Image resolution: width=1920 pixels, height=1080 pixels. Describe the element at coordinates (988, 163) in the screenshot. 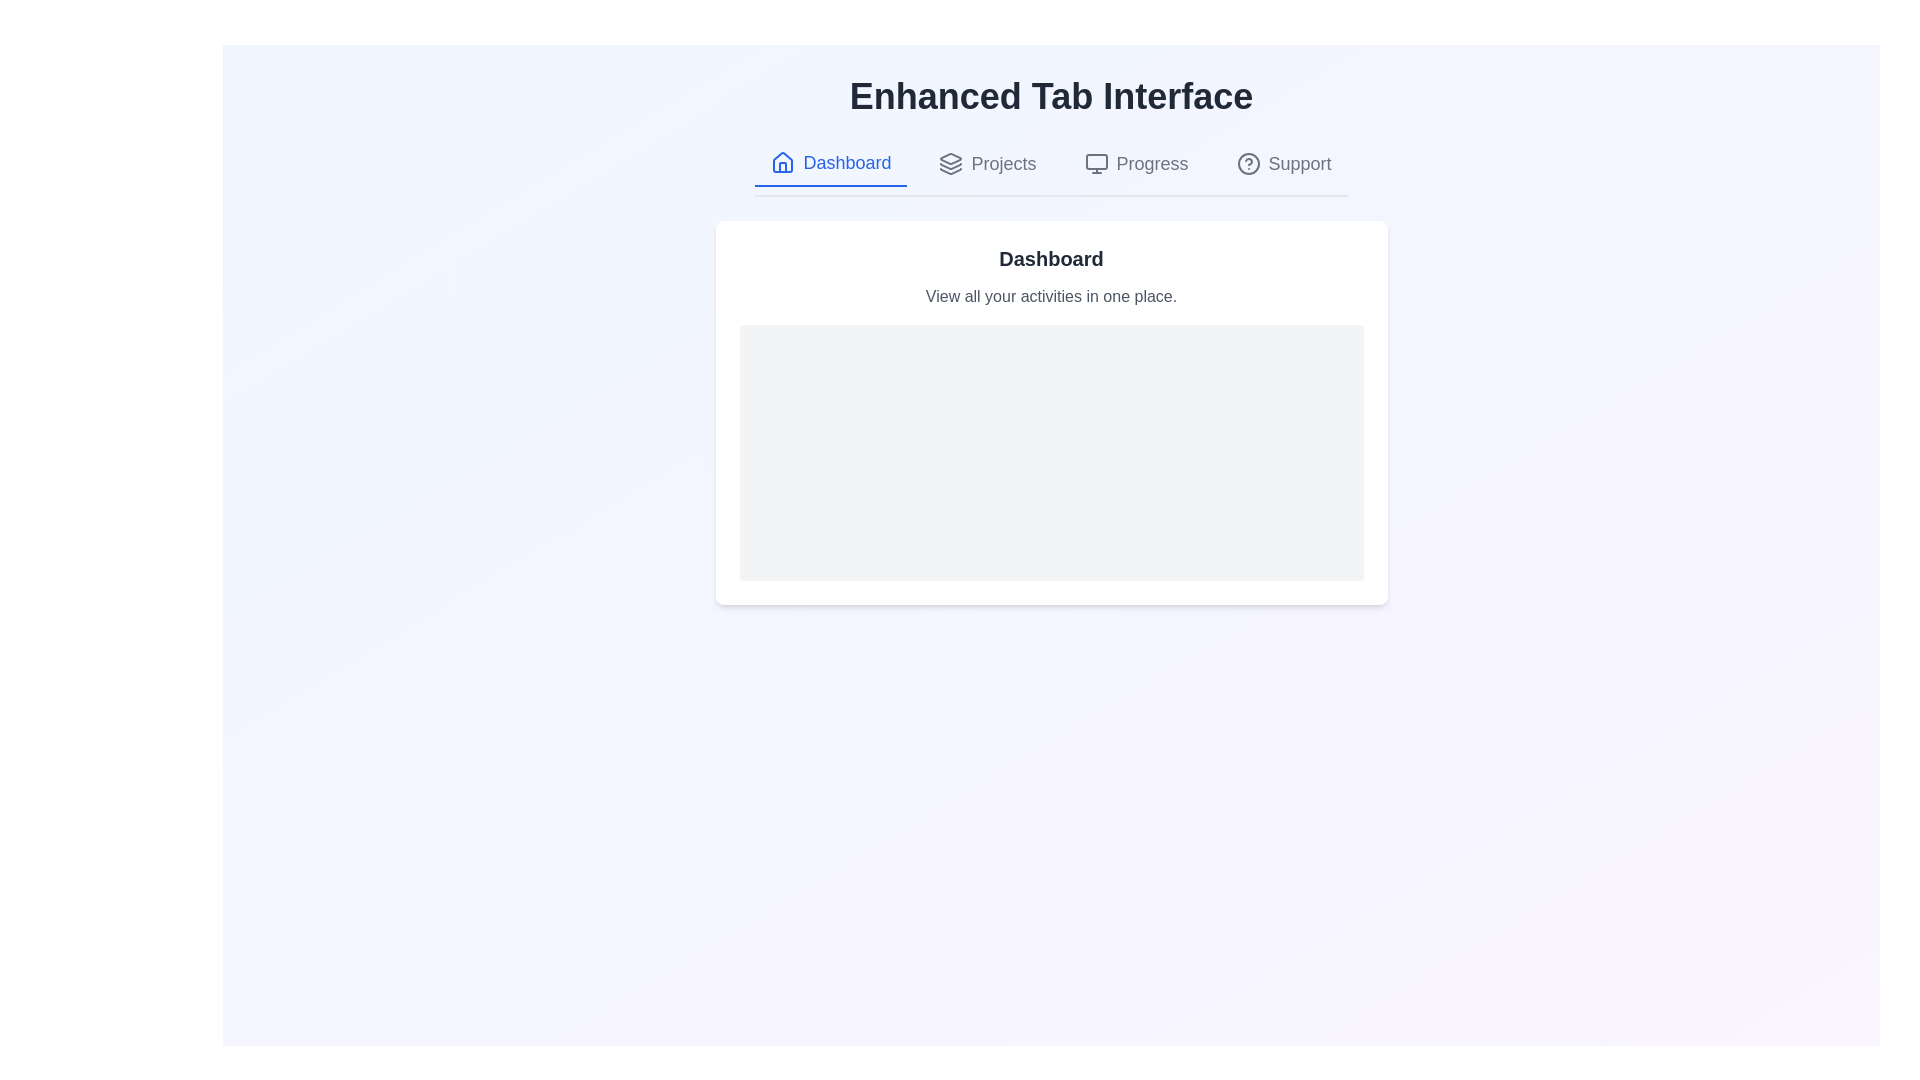

I see `the tab labeled Projects to observe the hover effect` at that location.